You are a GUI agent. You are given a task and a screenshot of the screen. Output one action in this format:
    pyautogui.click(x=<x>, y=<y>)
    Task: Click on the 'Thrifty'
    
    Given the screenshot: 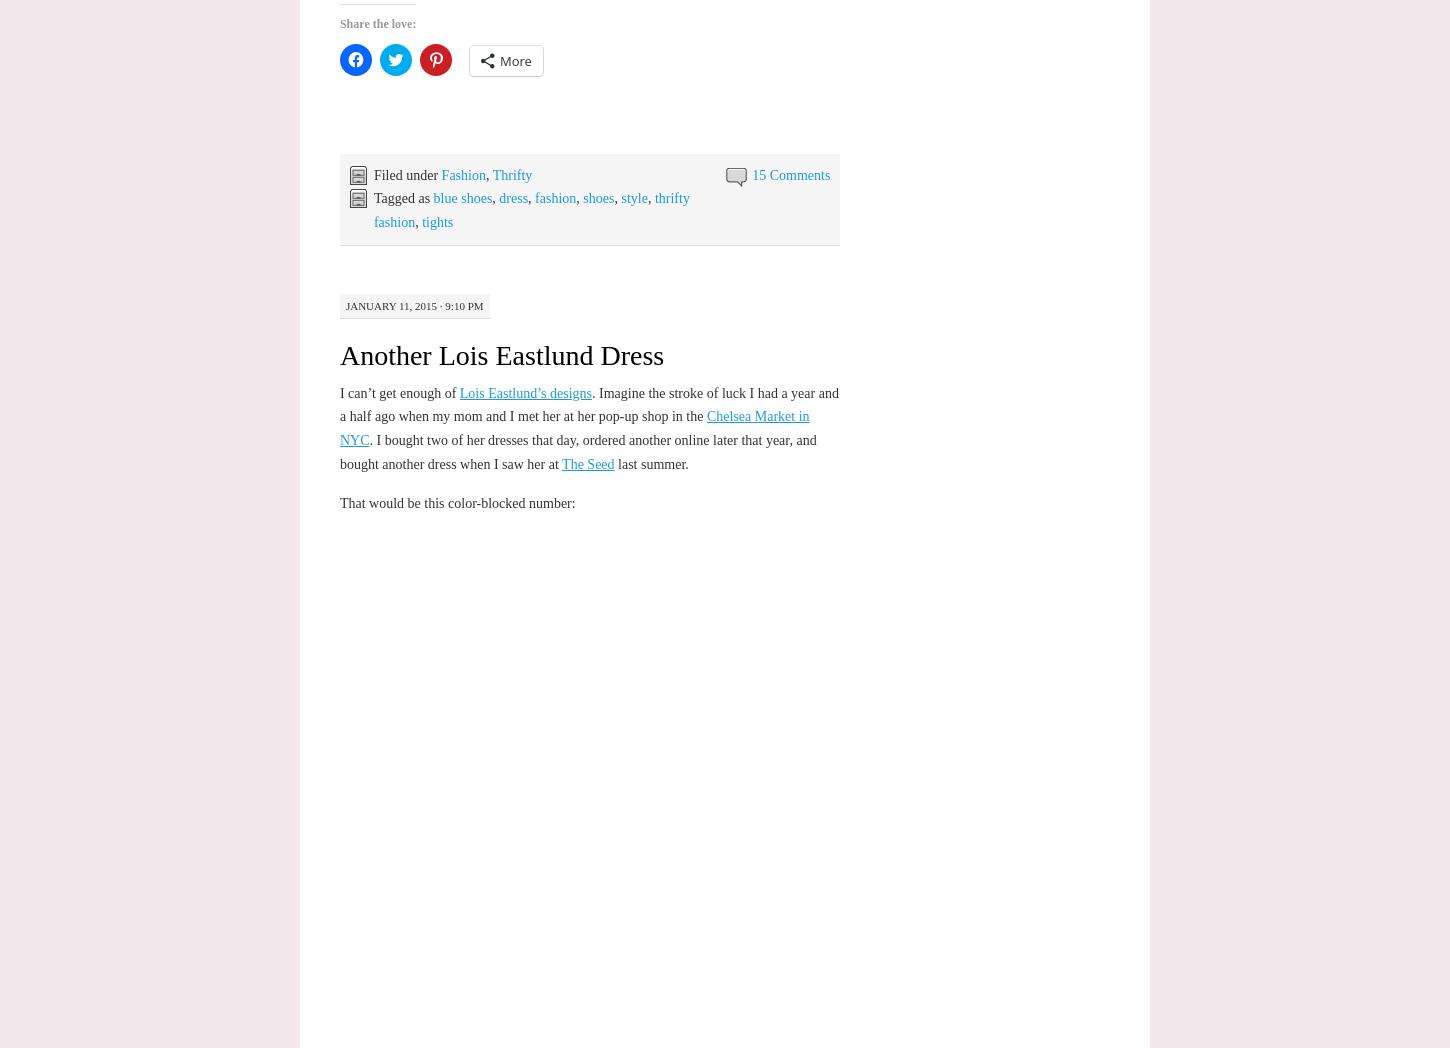 What is the action you would take?
    pyautogui.click(x=511, y=174)
    